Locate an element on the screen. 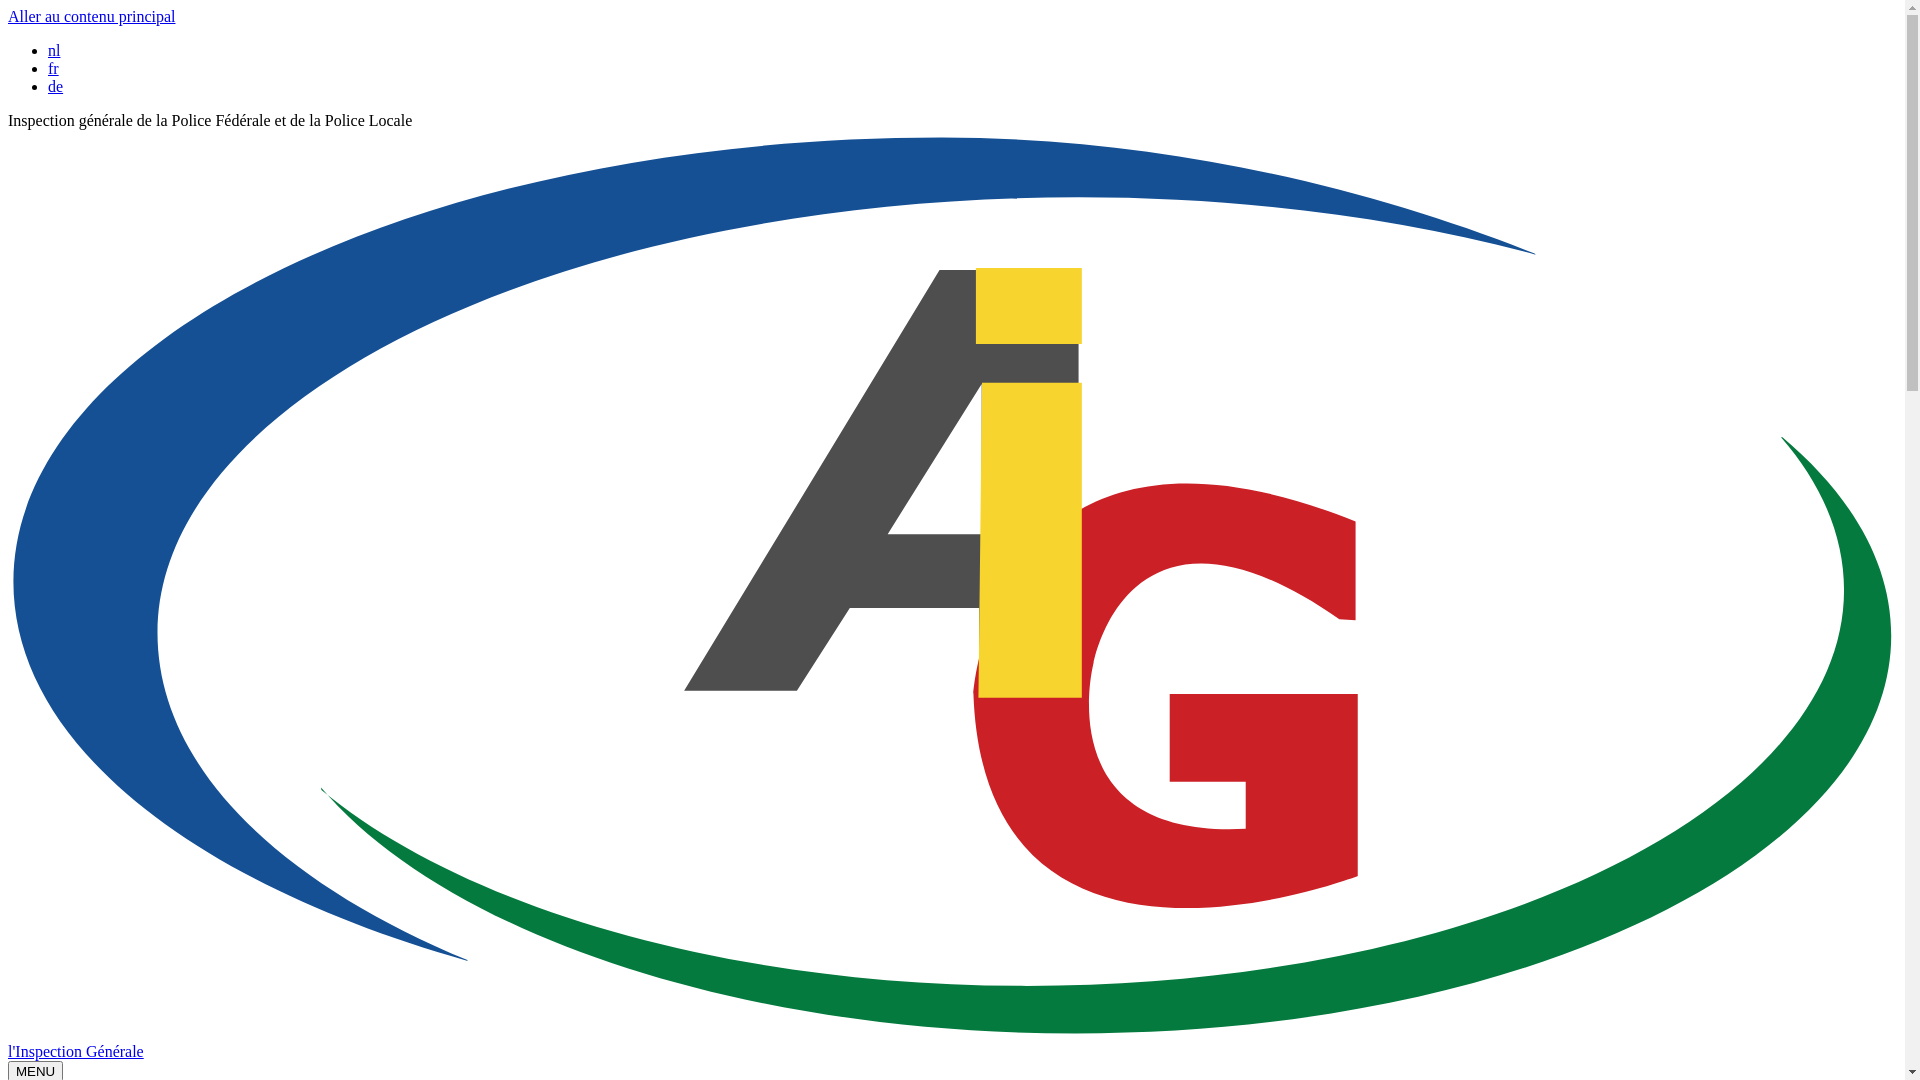  'Aller au contenu principal' is located at coordinates (90, 16).